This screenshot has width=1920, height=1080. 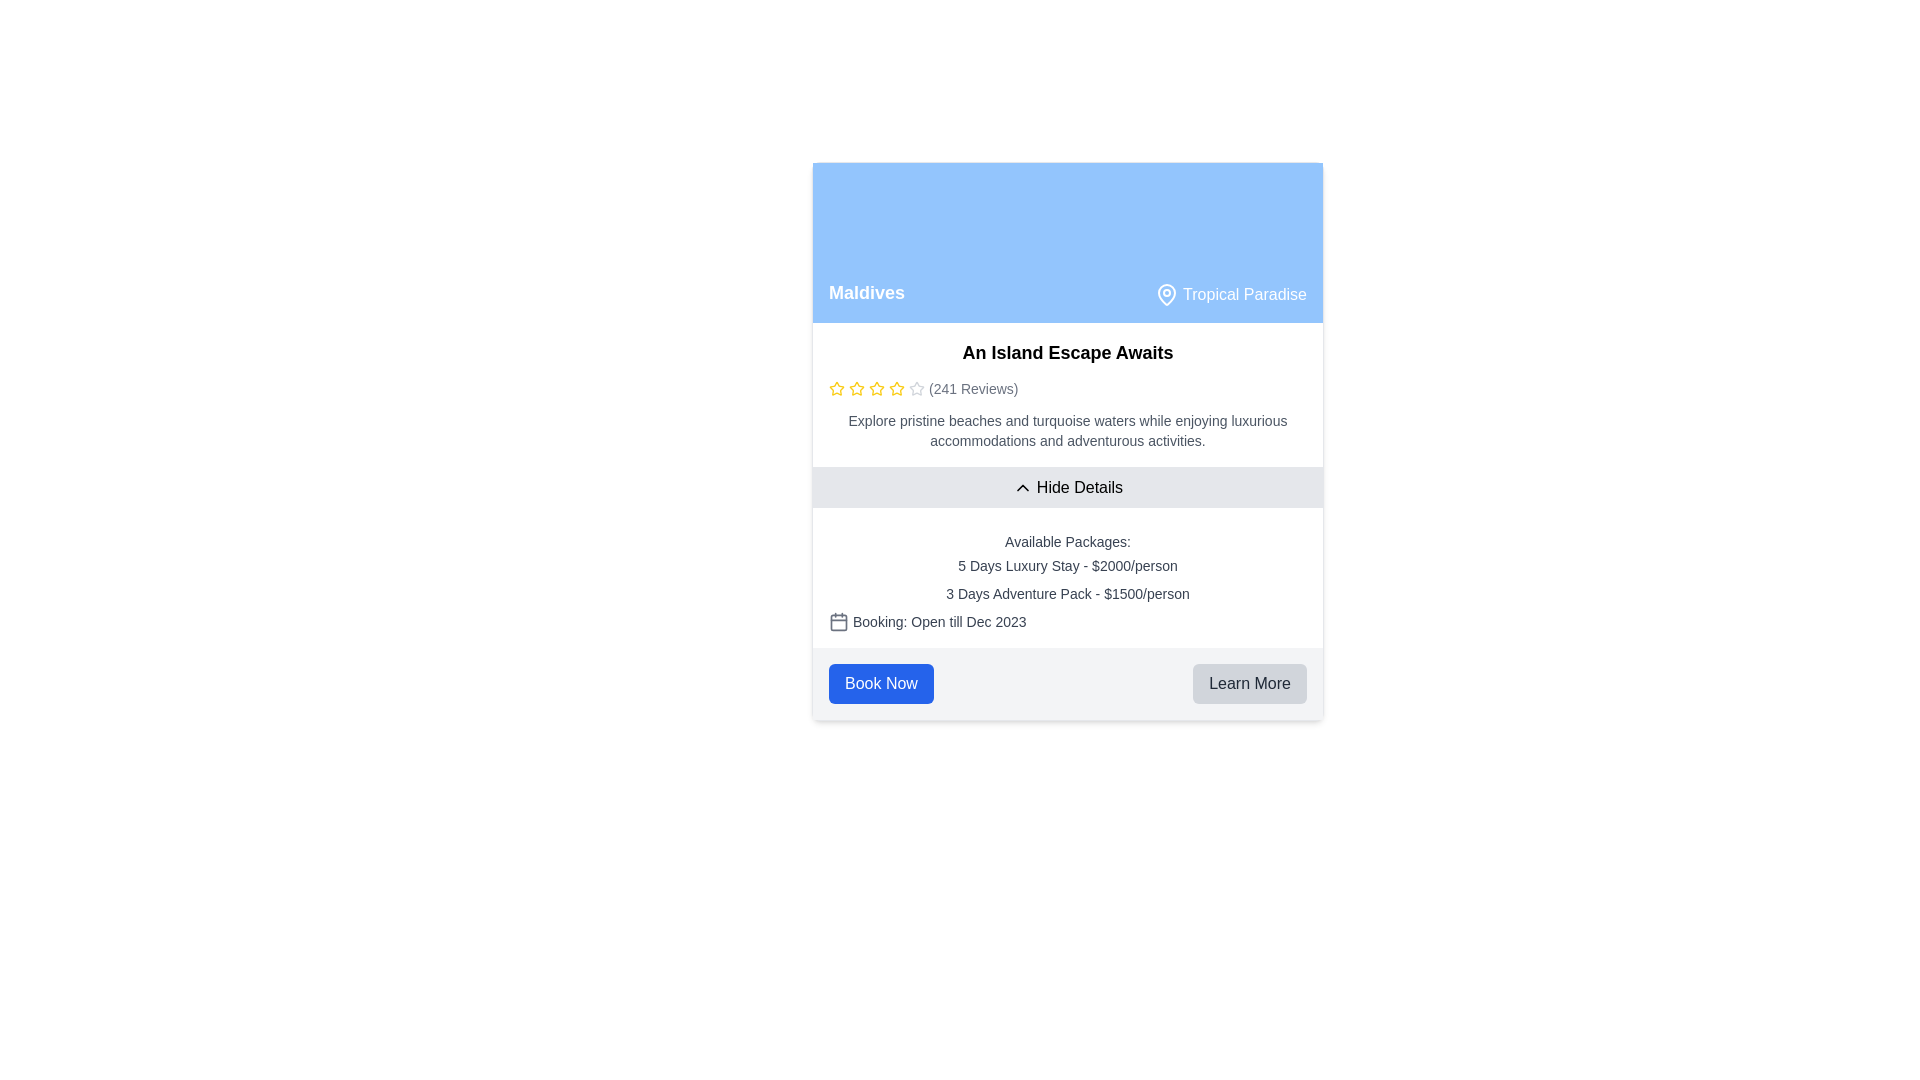 What do you see at coordinates (1230, 294) in the screenshot?
I see `the label with the icon displaying 'Tropical Paradise', which is located at the bottom-right corner of a blue header section, adjacent to the text 'Maldives'` at bounding box center [1230, 294].